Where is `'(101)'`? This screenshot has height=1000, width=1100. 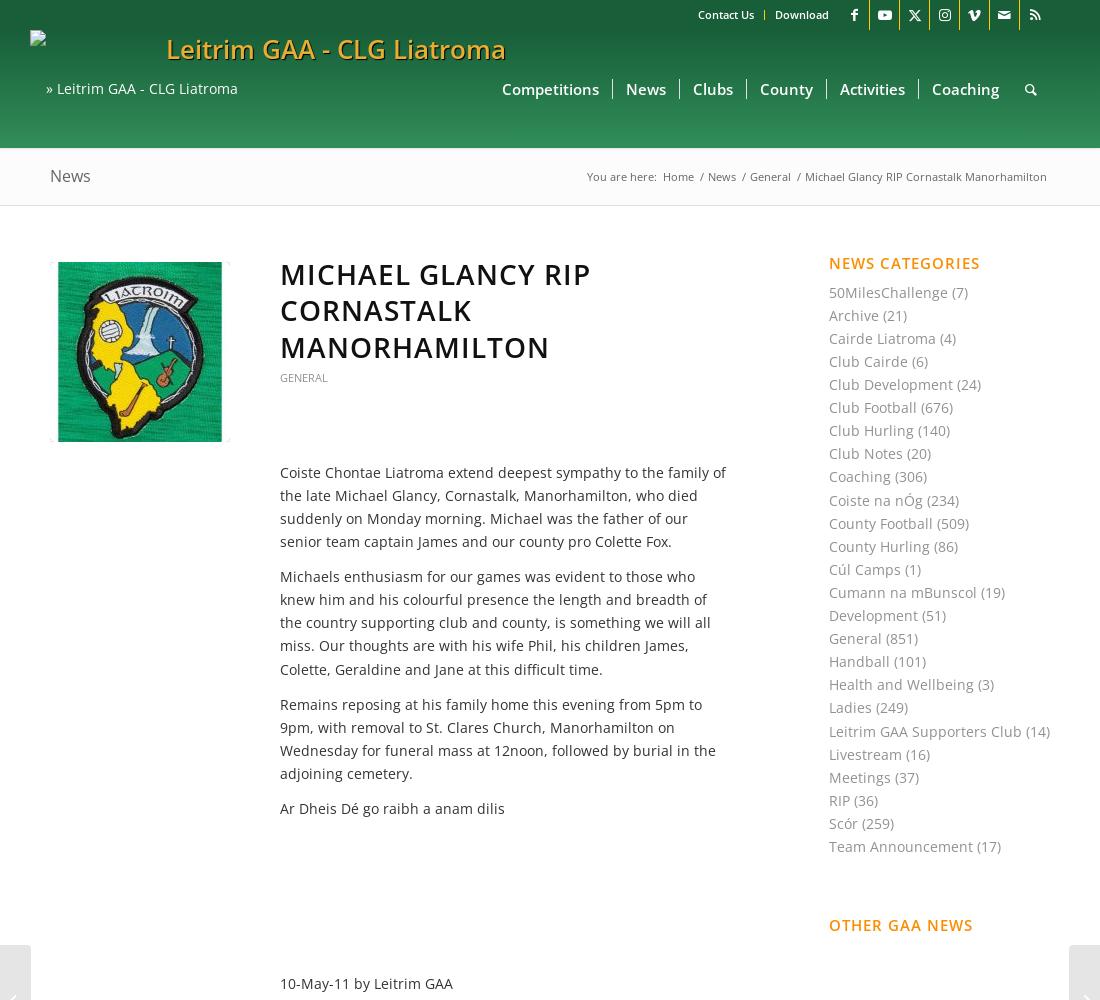 '(101)' is located at coordinates (908, 661).